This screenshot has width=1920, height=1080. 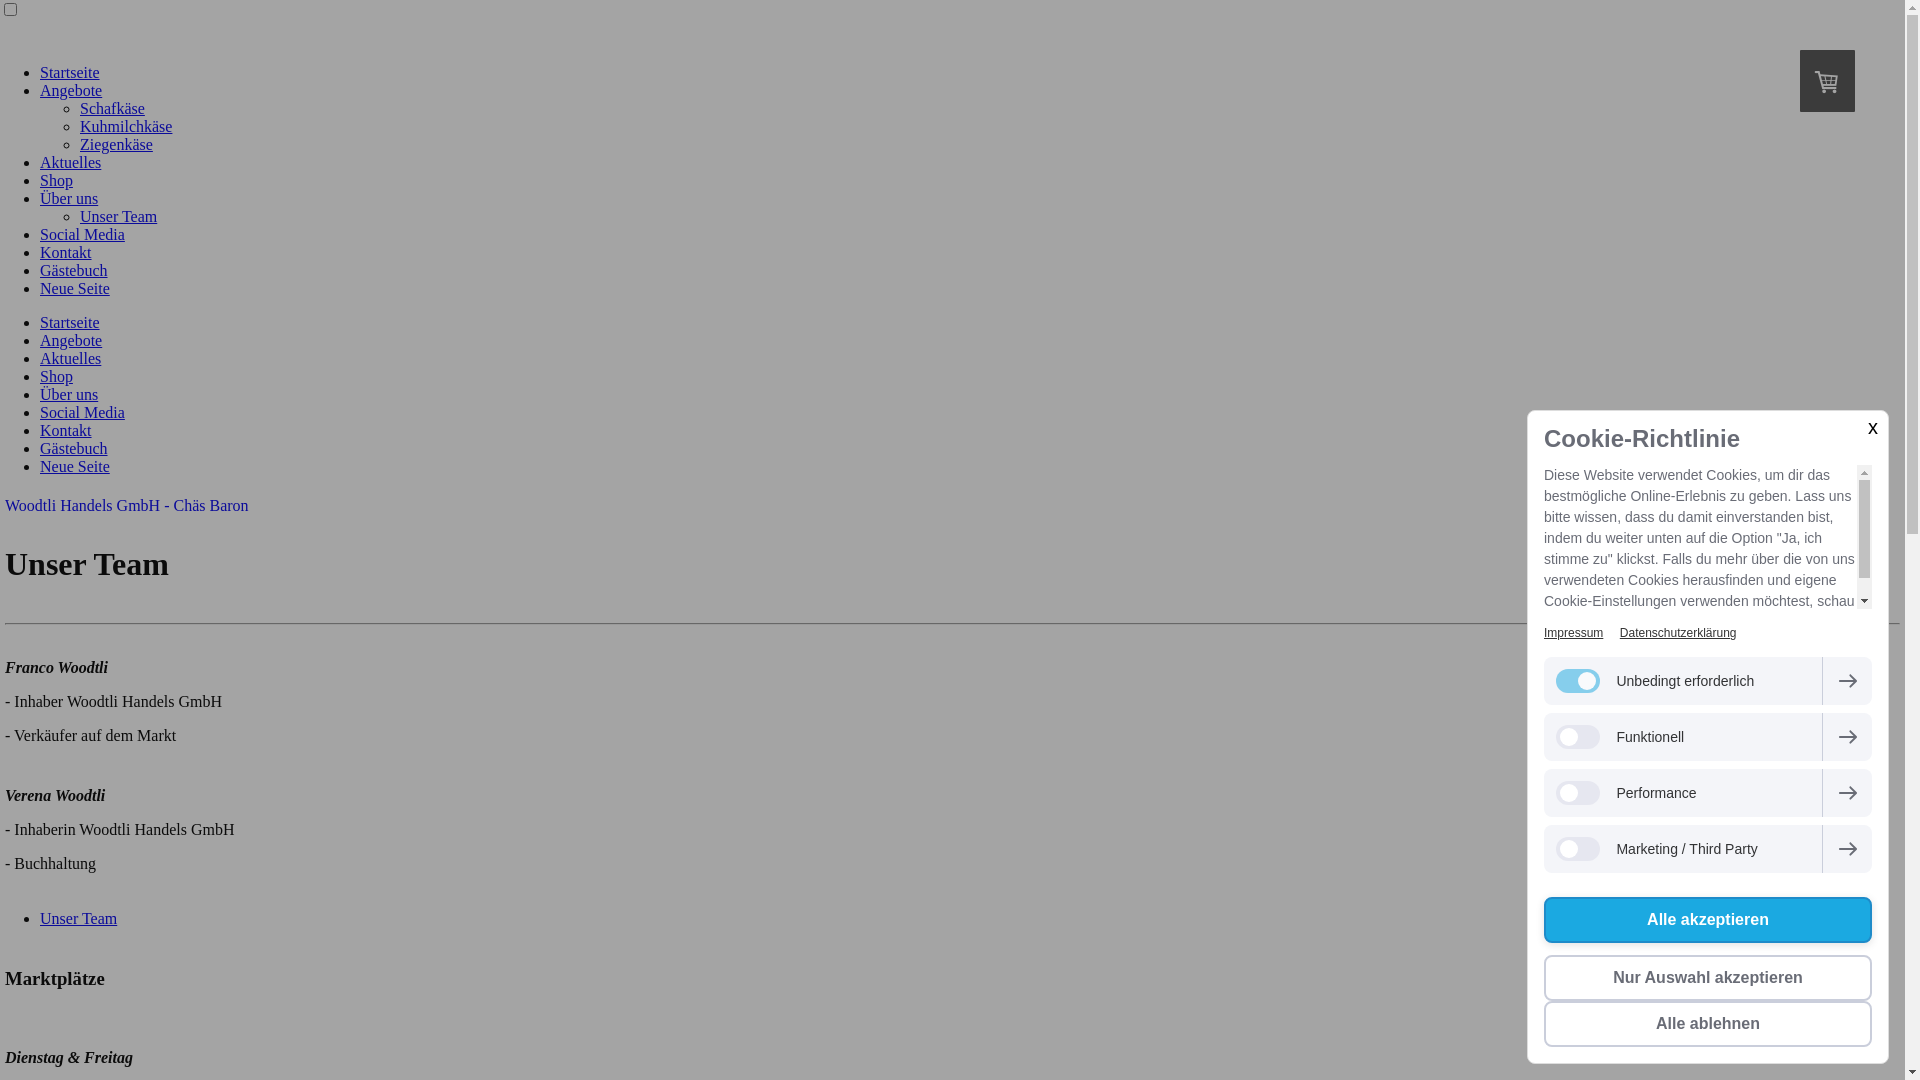 I want to click on 'Impressum', so click(x=1572, y=632).